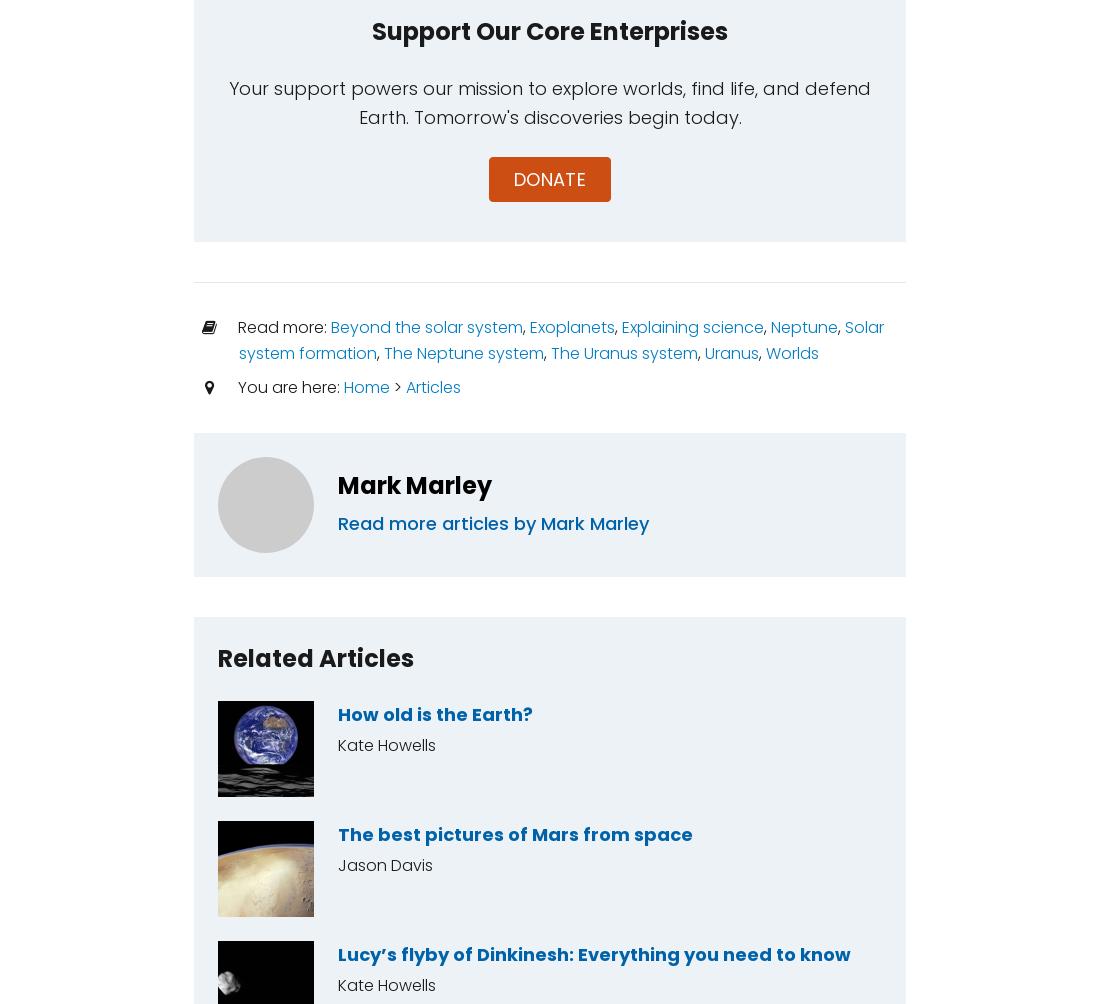 The height and width of the screenshot is (1004, 1100). What do you see at coordinates (791, 352) in the screenshot?
I see `'Worlds'` at bounding box center [791, 352].